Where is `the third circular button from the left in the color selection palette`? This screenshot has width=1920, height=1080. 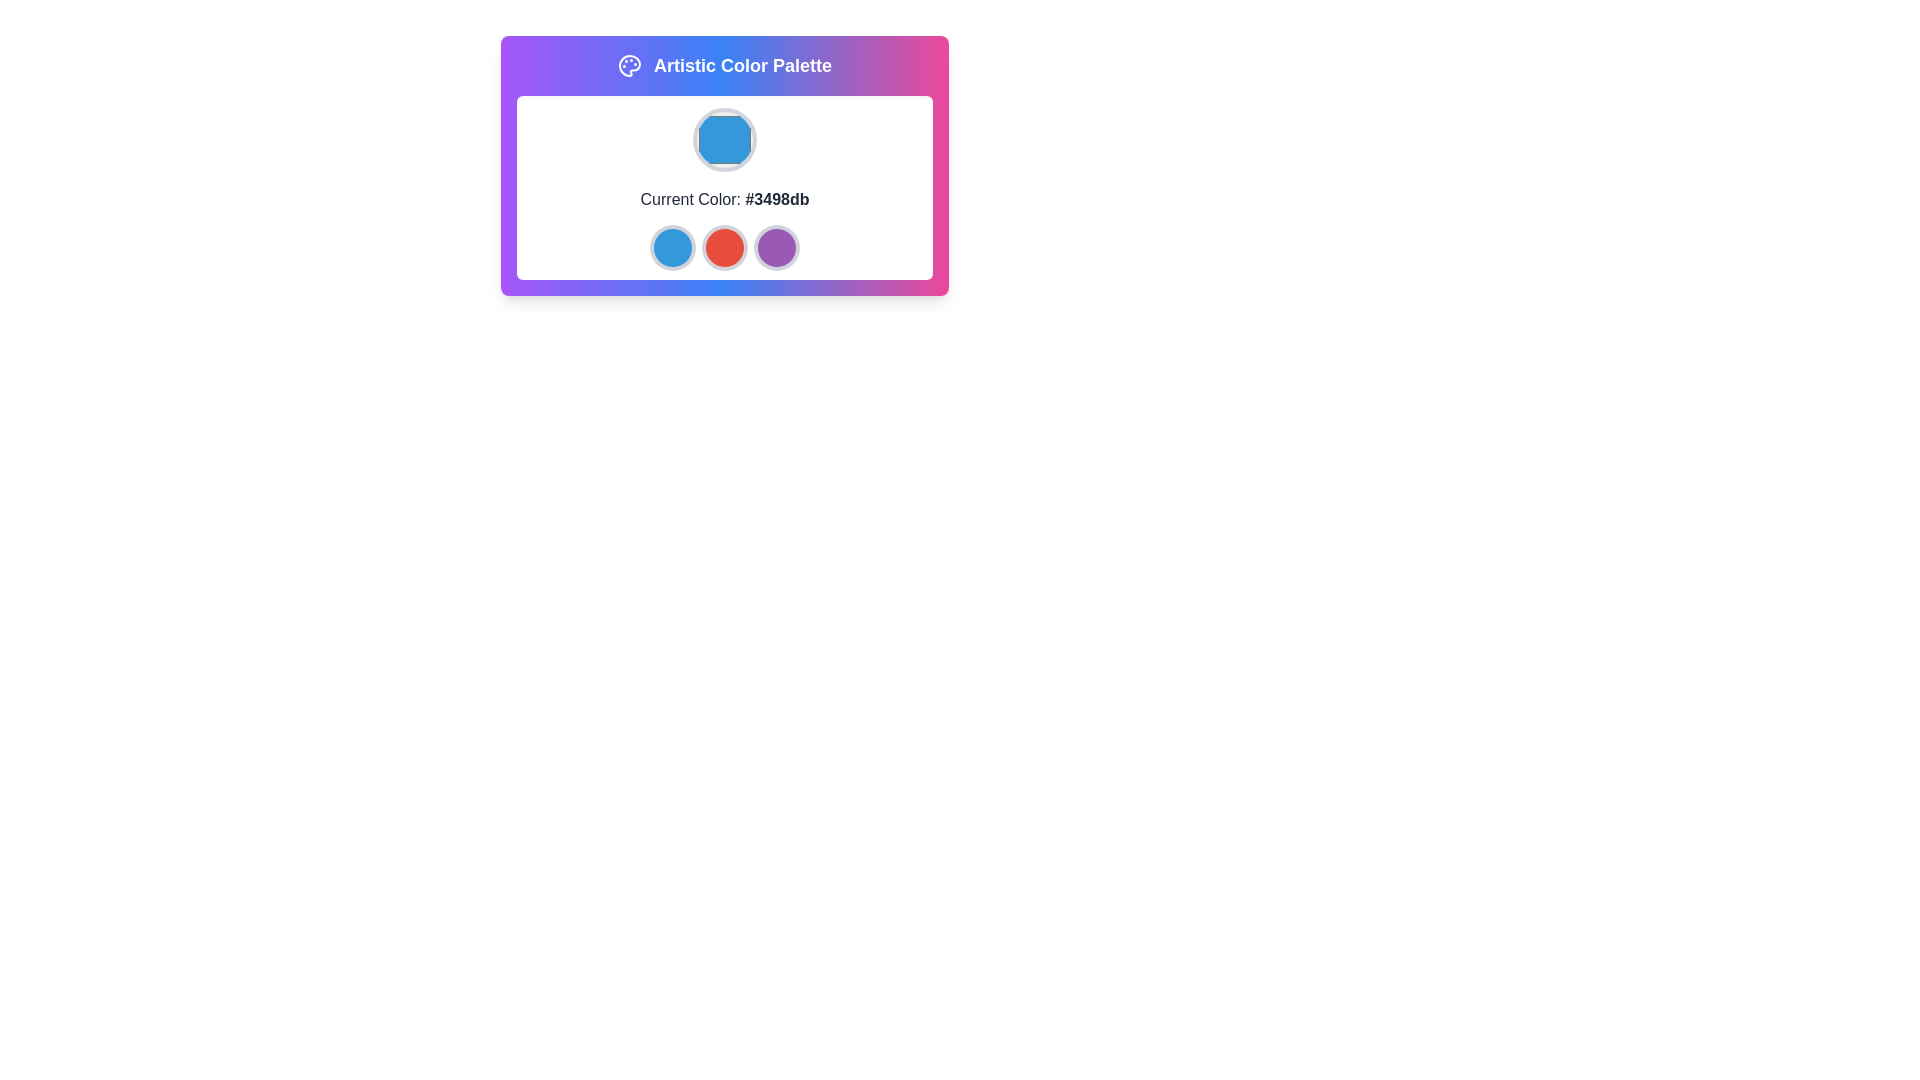
the third circular button from the left in the color selection palette is located at coordinates (776, 246).